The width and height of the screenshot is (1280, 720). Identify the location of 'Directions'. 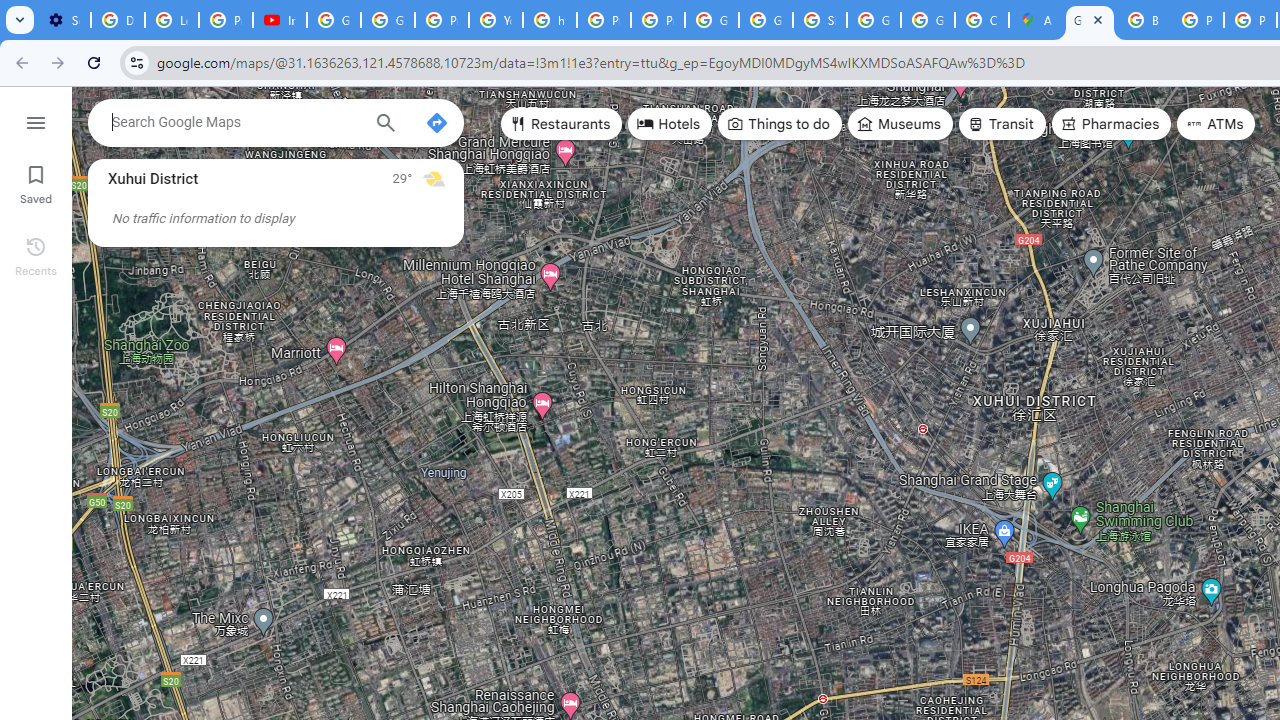
(435, 123).